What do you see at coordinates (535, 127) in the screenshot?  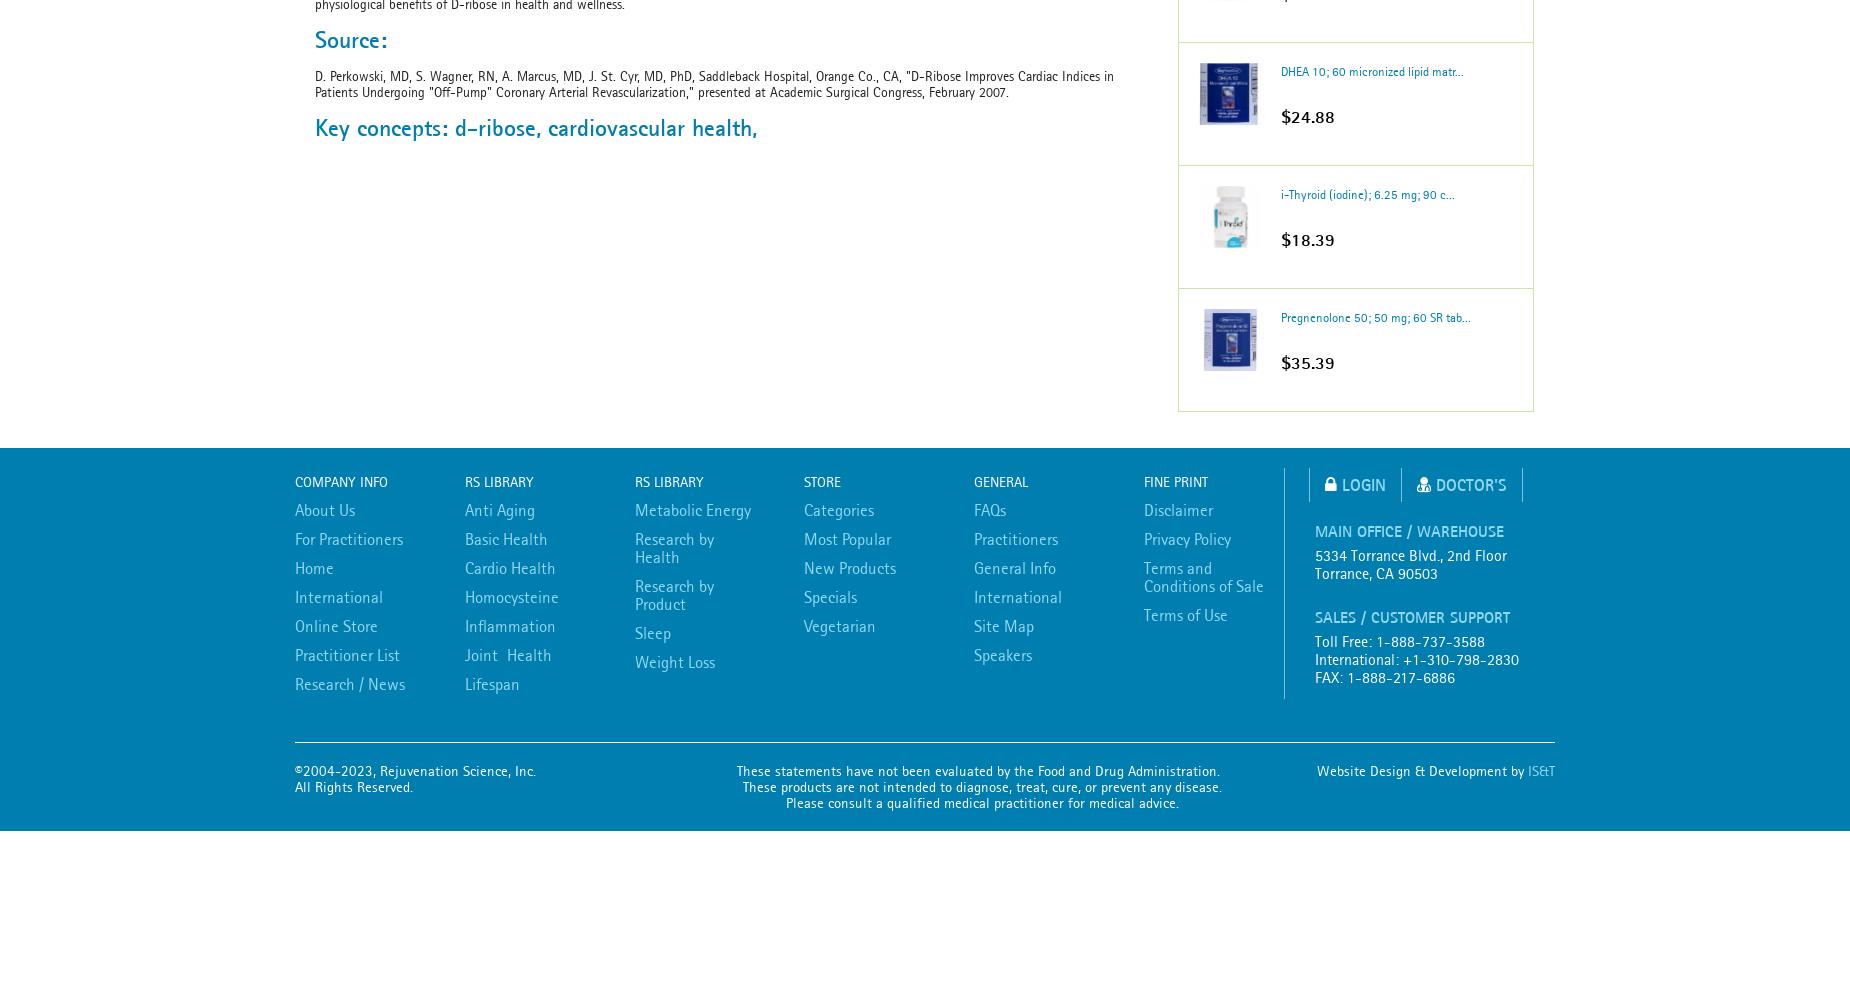 I see `'Key concepts: d-ribose, cardiovascular health,'` at bounding box center [535, 127].